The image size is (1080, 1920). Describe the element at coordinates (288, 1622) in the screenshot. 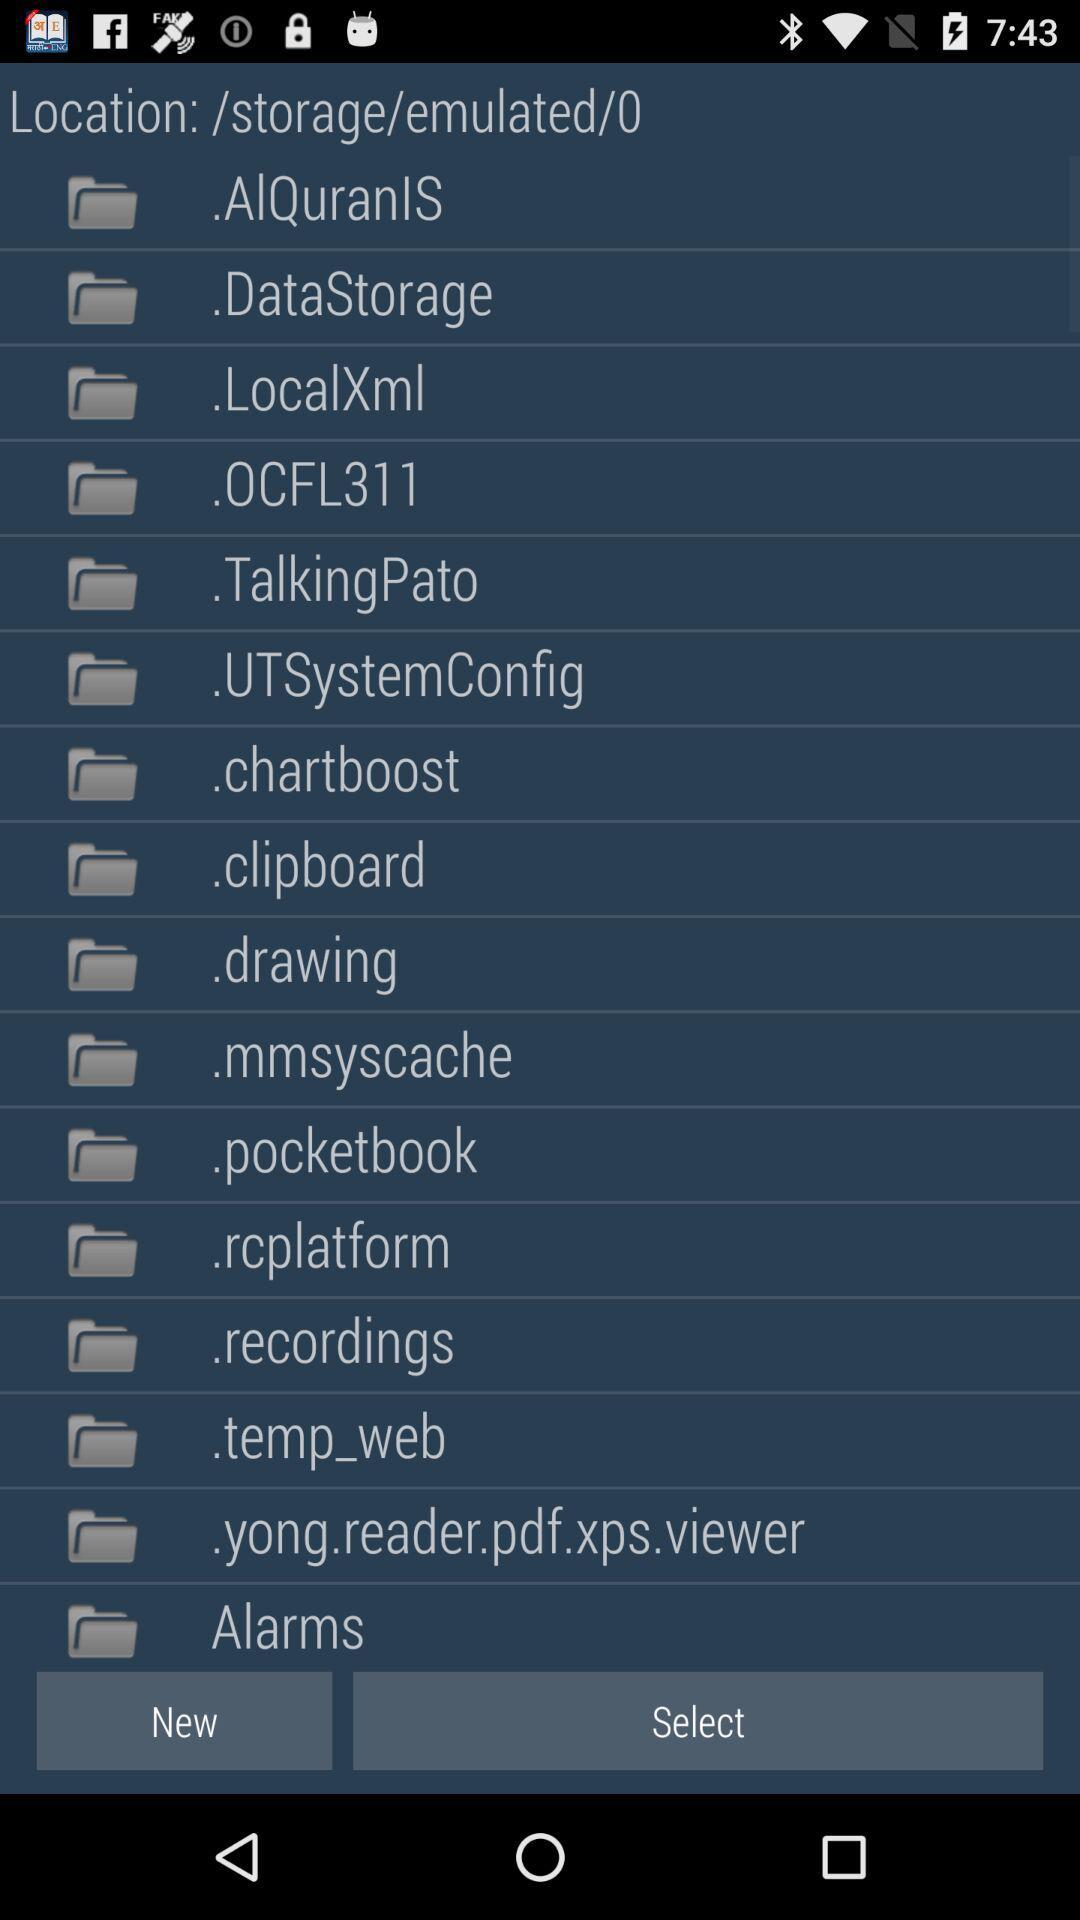

I see `alarms app` at that location.